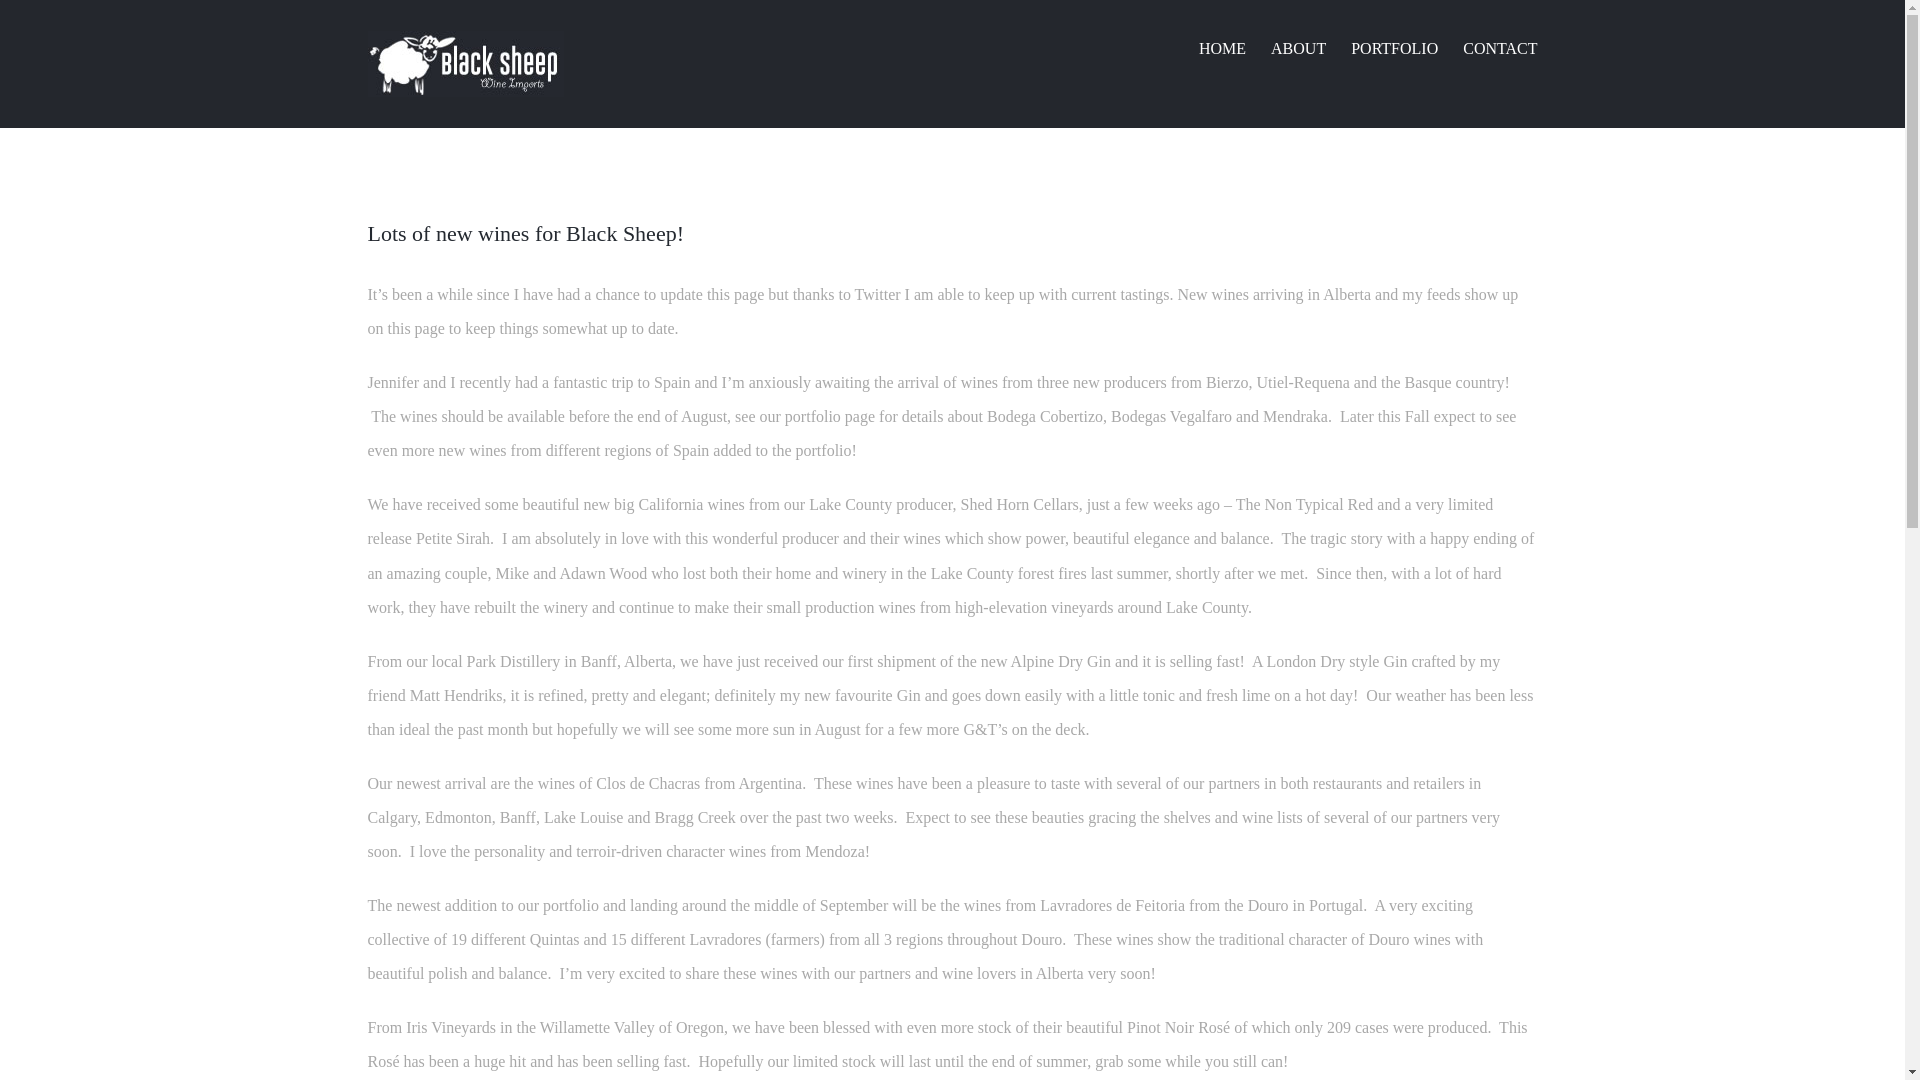  I want to click on 'HOME', so click(1221, 46).